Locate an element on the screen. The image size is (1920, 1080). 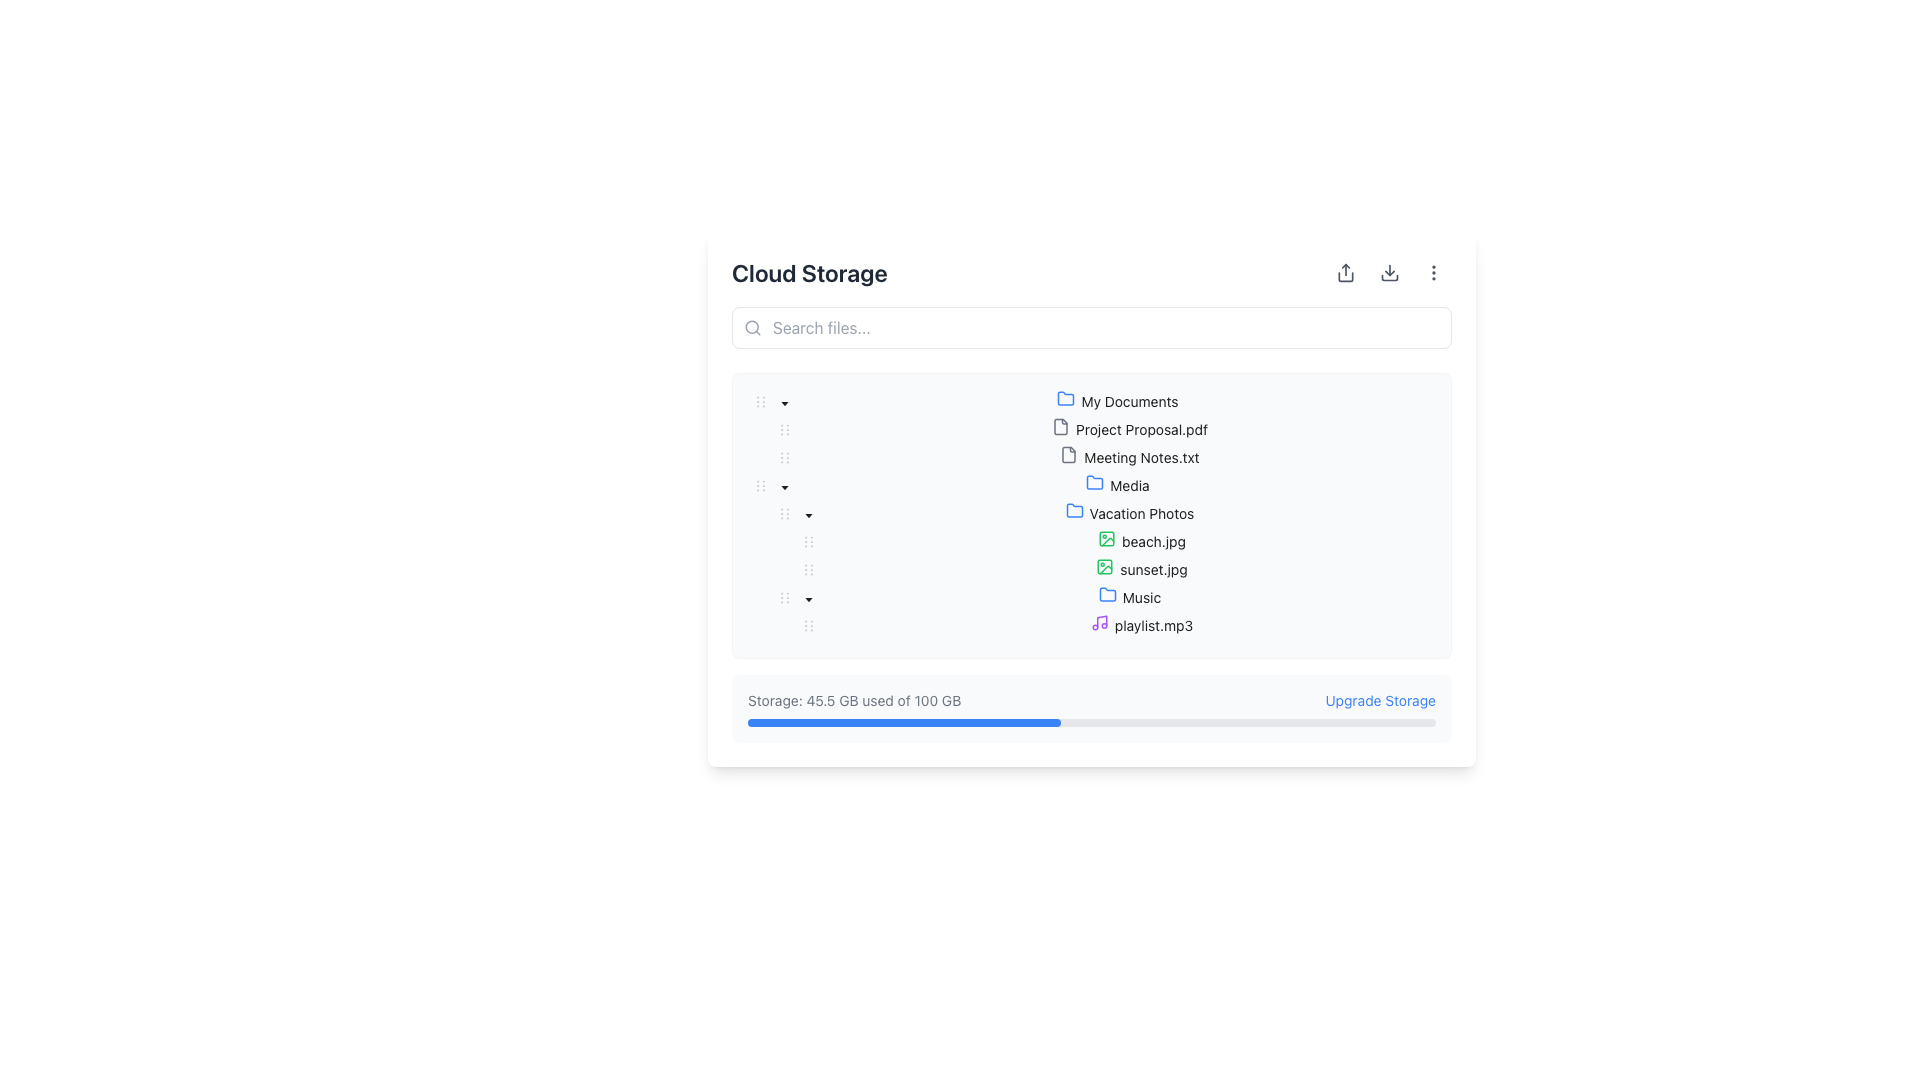
the text label displaying the filename 'sunset.jpg', which is styled in black on a white background is located at coordinates (1153, 569).